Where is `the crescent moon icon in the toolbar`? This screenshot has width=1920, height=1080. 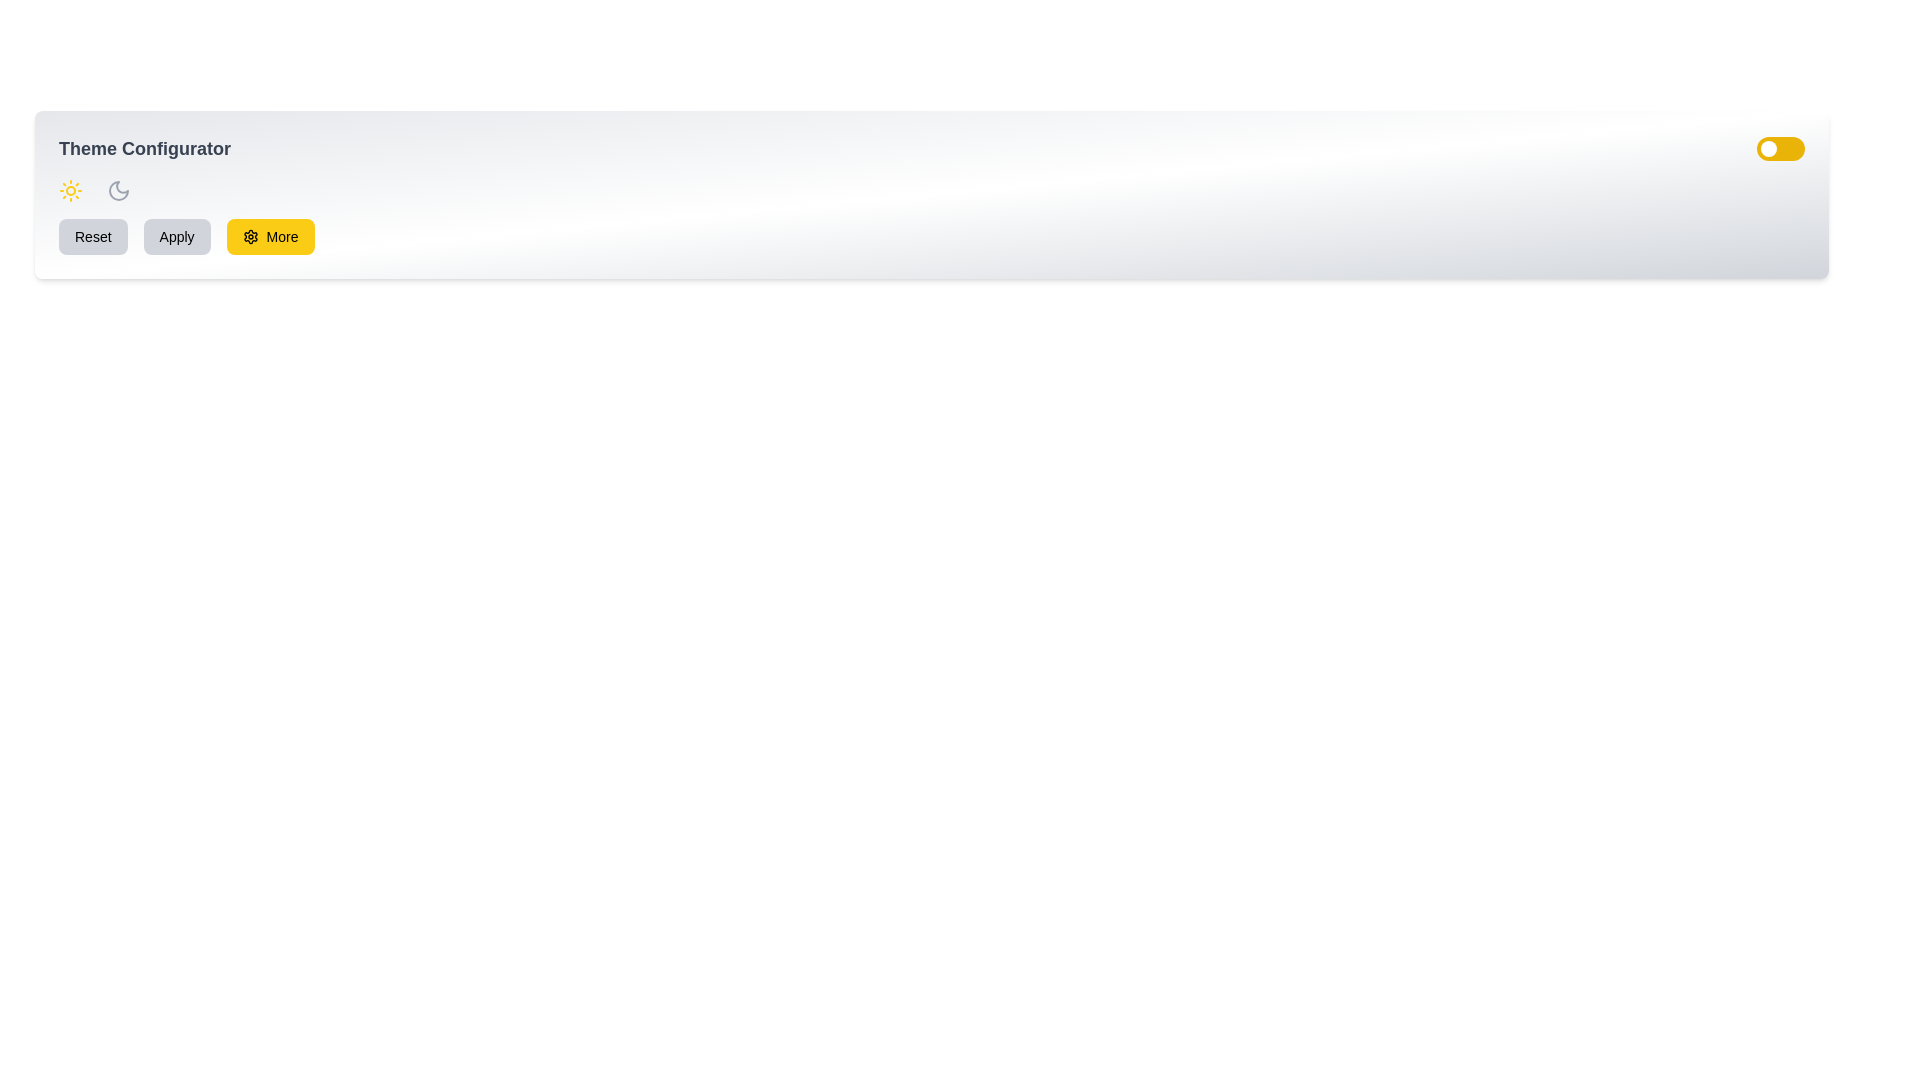 the crescent moon icon in the toolbar is located at coordinates (118, 191).